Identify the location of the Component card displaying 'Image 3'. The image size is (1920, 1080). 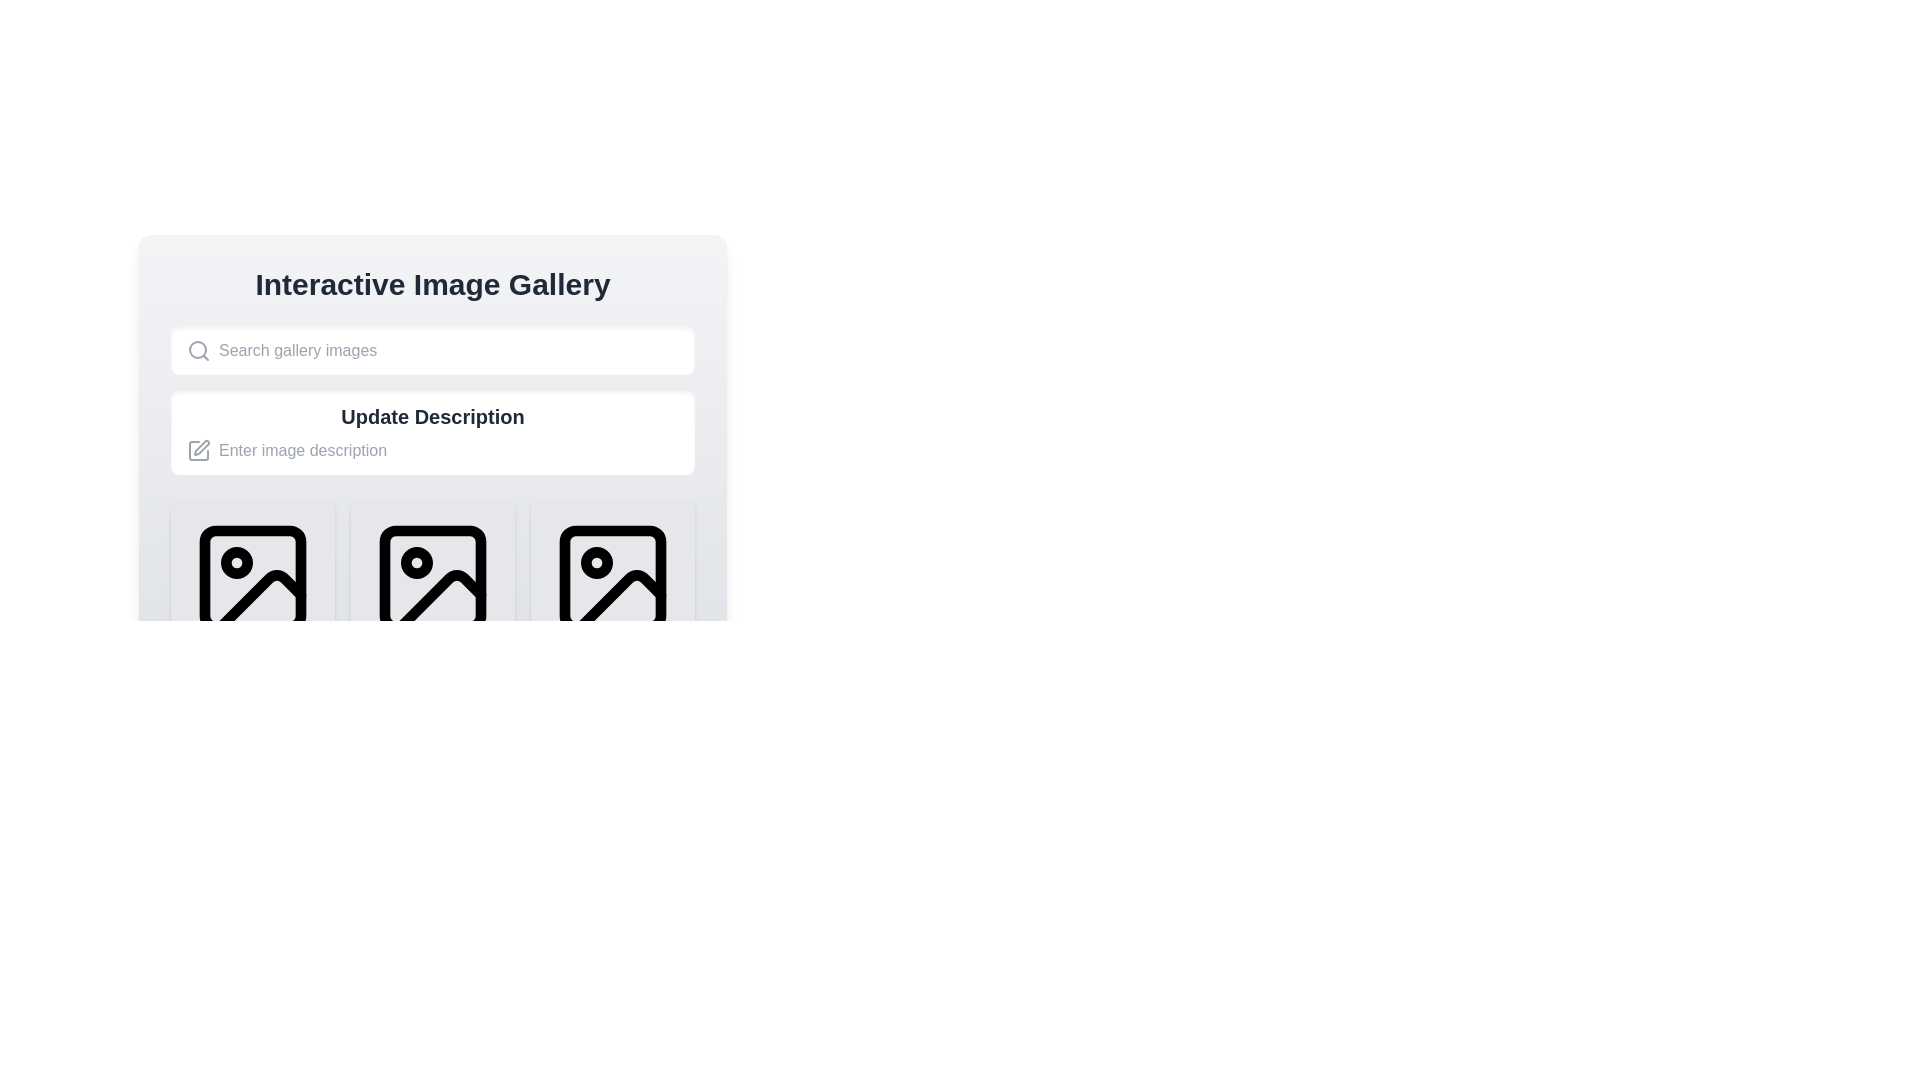
(612, 608).